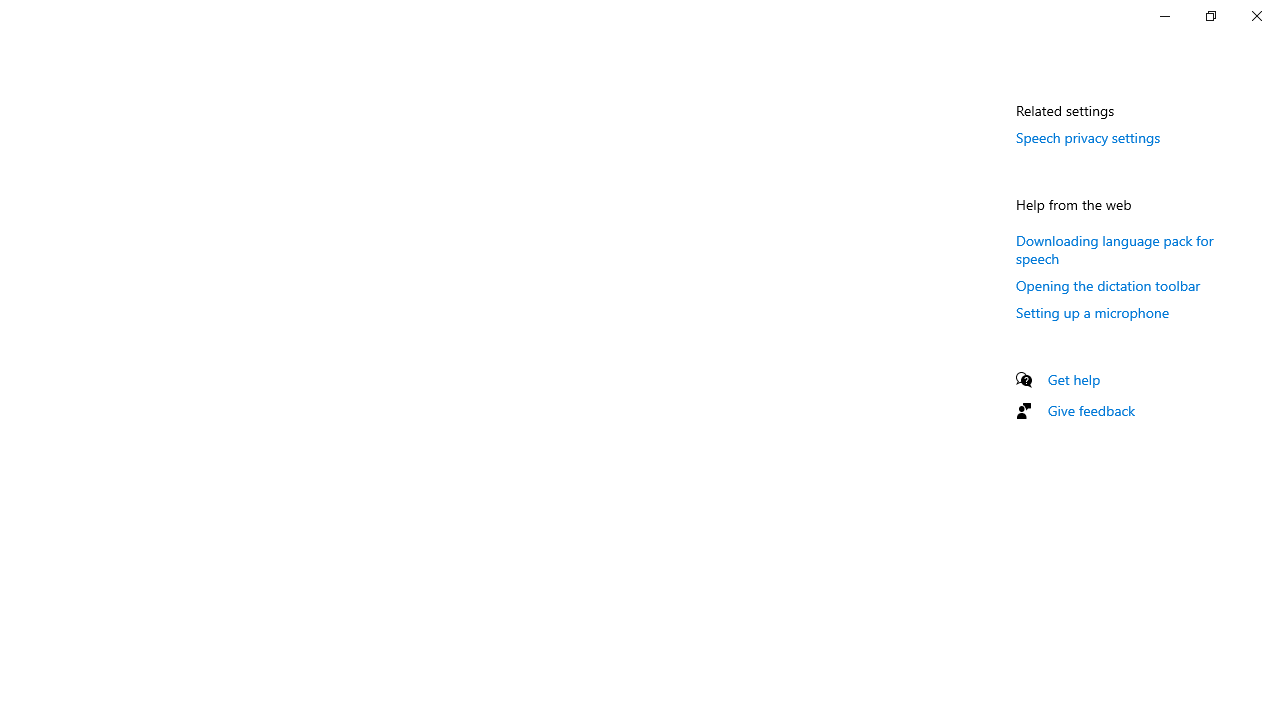 This screenshot has width=1280, height=720. I want to click on 'Downloading language pack for speech', so click(1113, 247).